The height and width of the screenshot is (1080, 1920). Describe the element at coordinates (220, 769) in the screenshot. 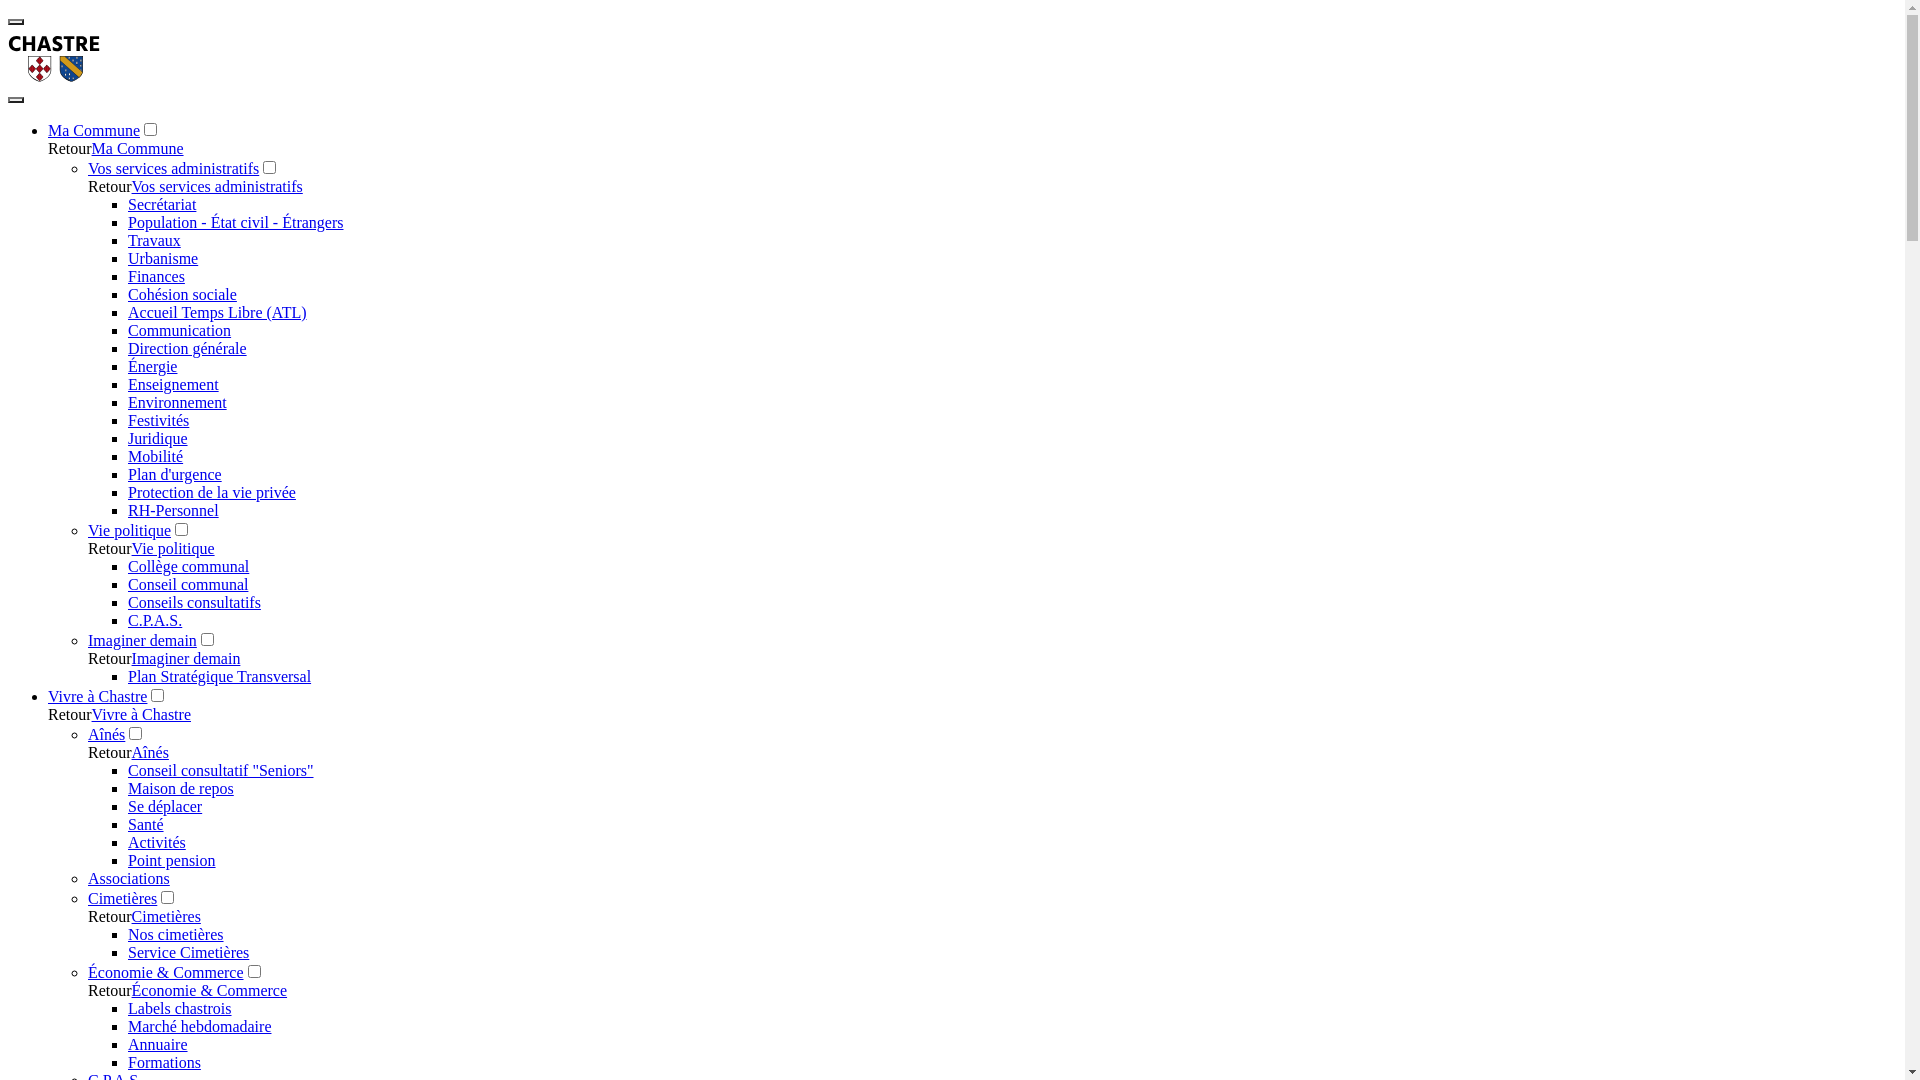

I see `'Conseil consultatif "Seniors"'` at that location.